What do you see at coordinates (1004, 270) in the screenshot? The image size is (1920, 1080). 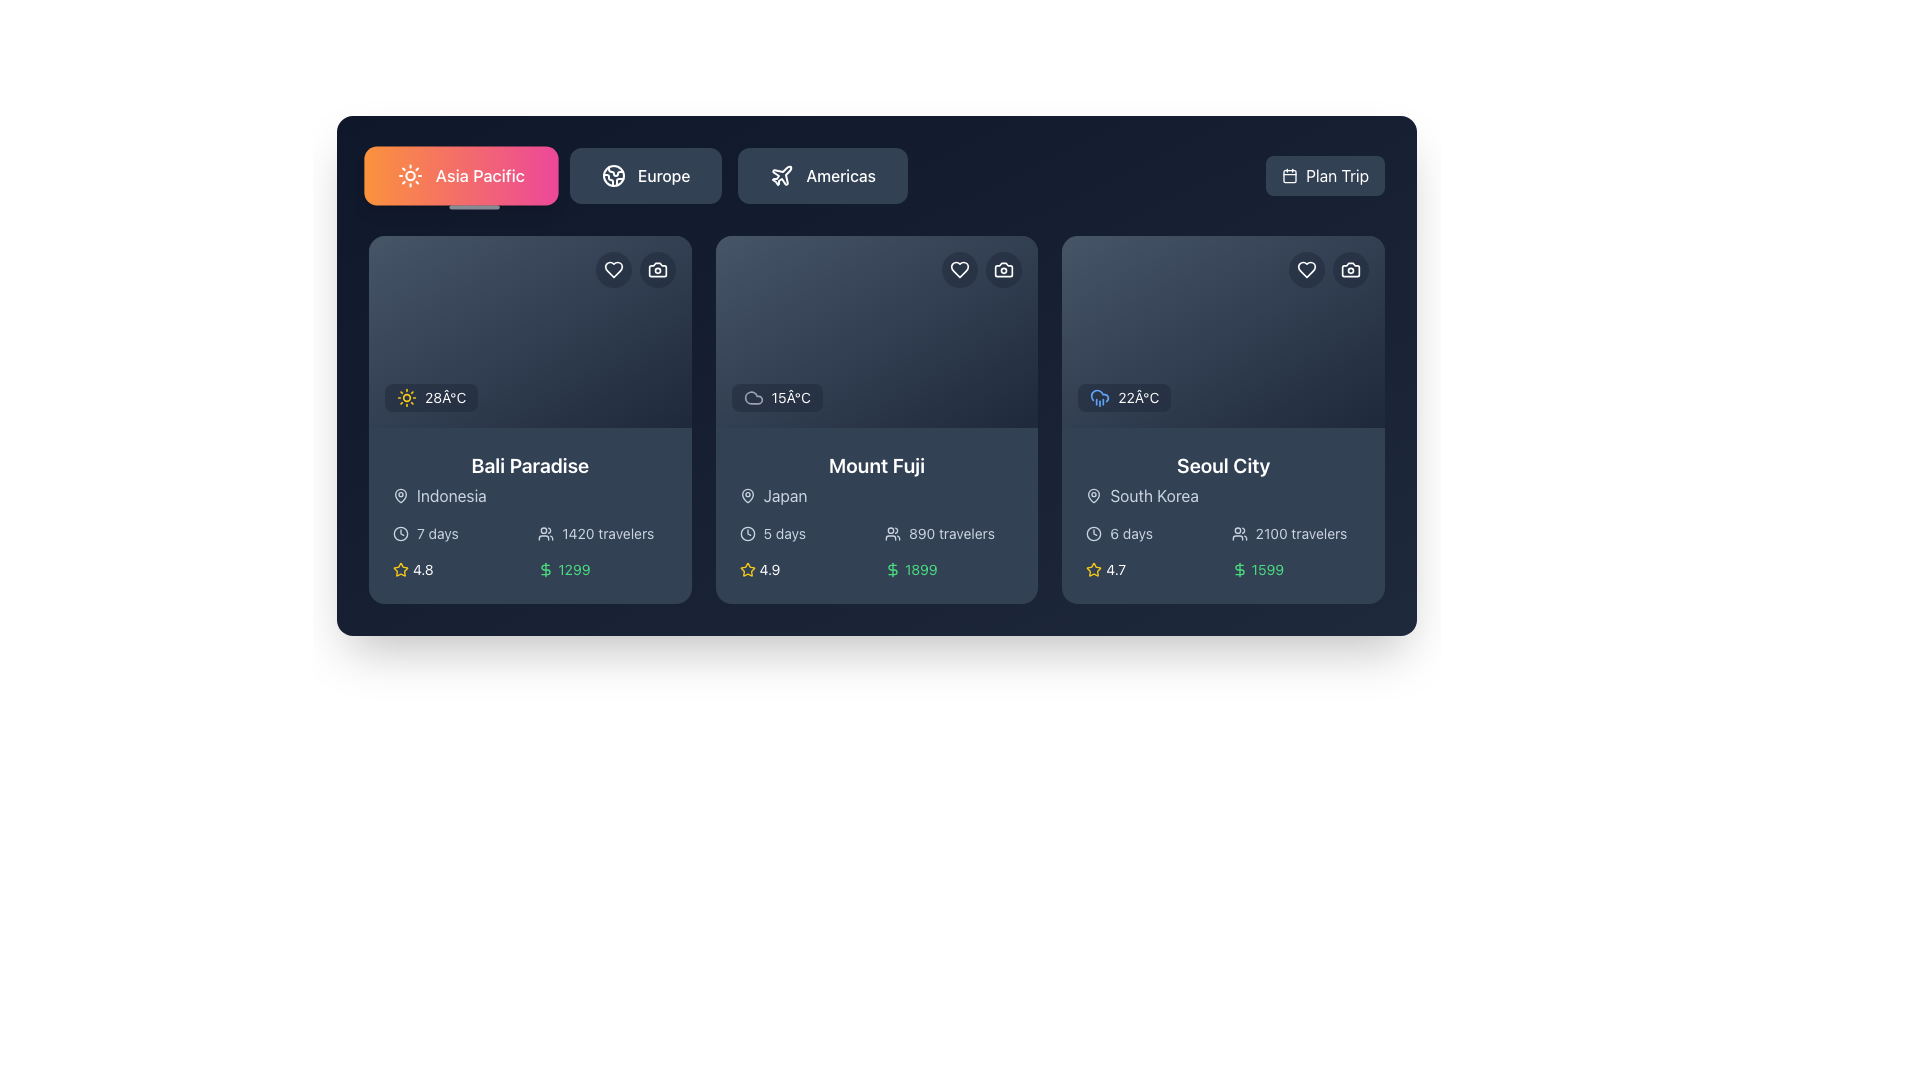 I see `the button in the top-right corner of the 'Mount Fuji' card` at bounding box center [1004, 270].